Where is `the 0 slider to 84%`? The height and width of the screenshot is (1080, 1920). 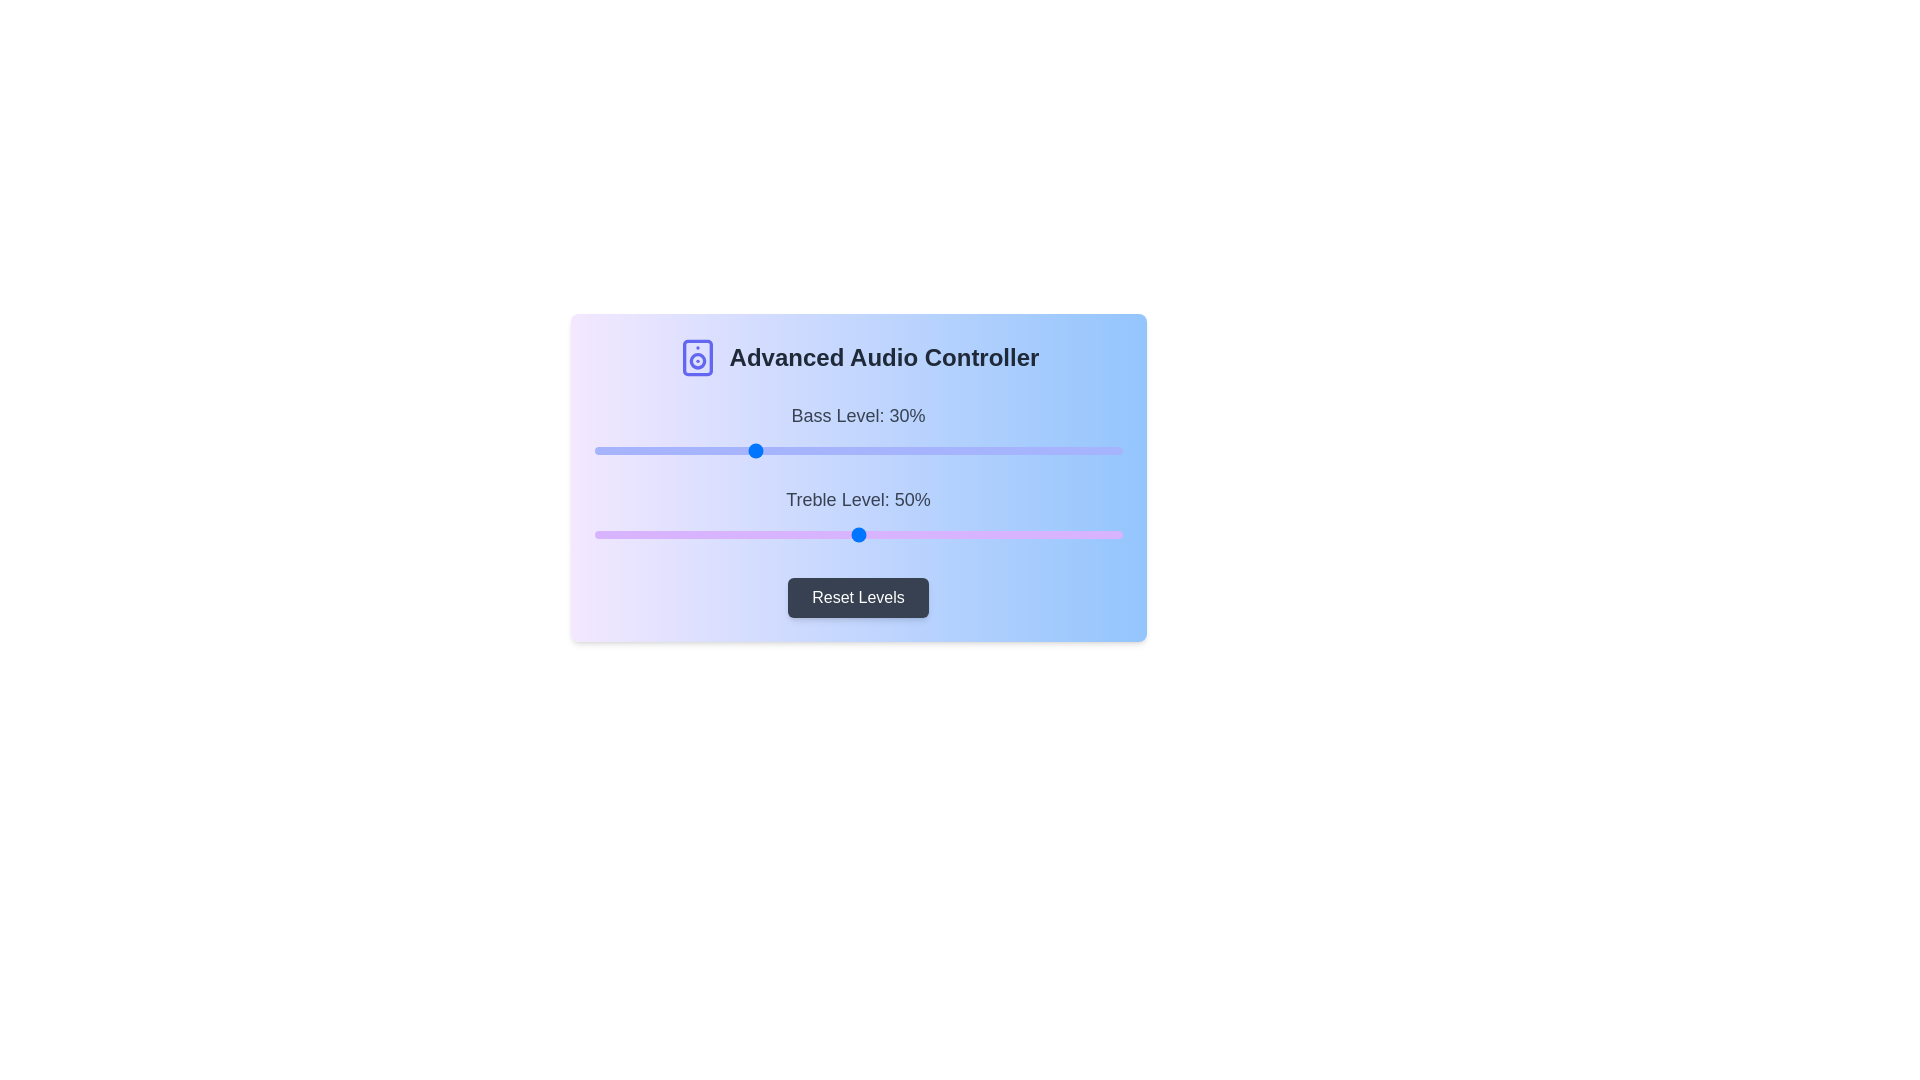 the 0 slider to 84% is located at coordinates (1037, 451).